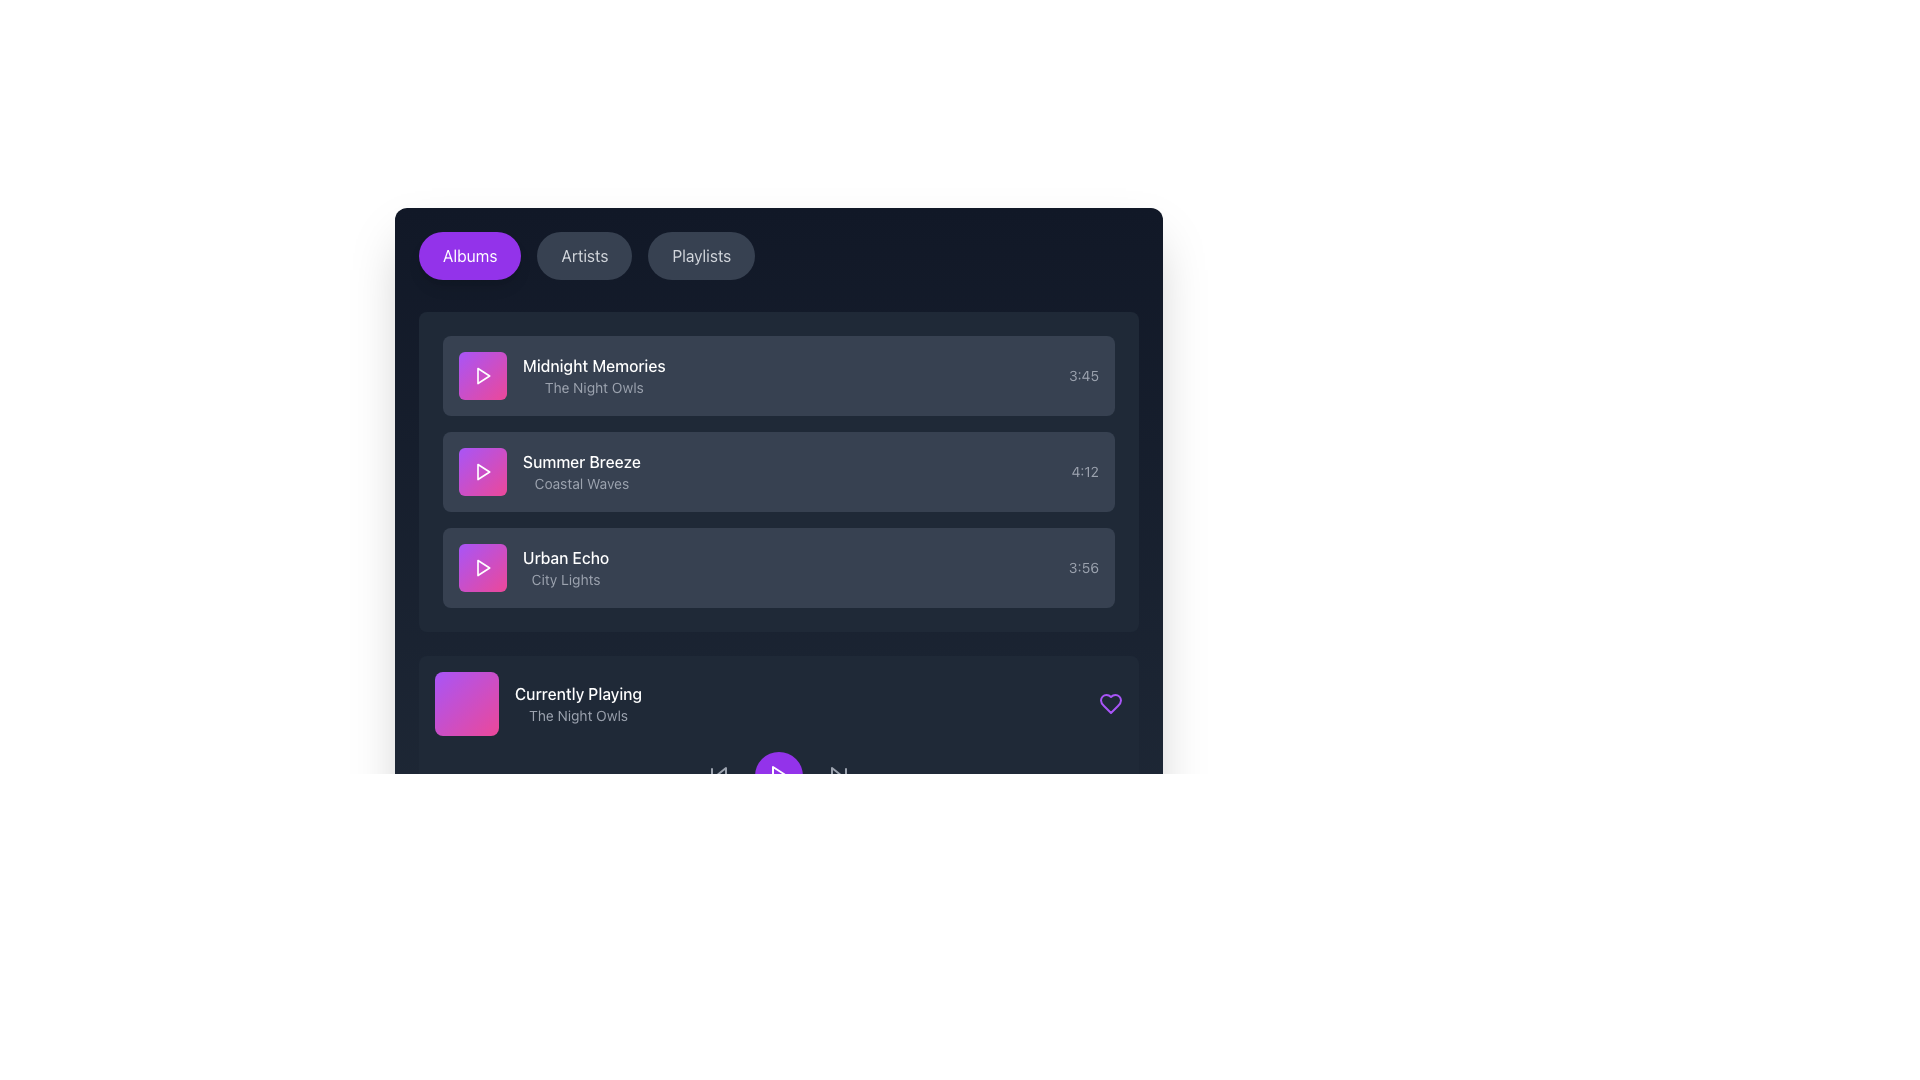  I want to click on the playback icon for the 'Midnight Memories' track, which is located on the left side of the entry within a pink square tile, so click(483, 375).